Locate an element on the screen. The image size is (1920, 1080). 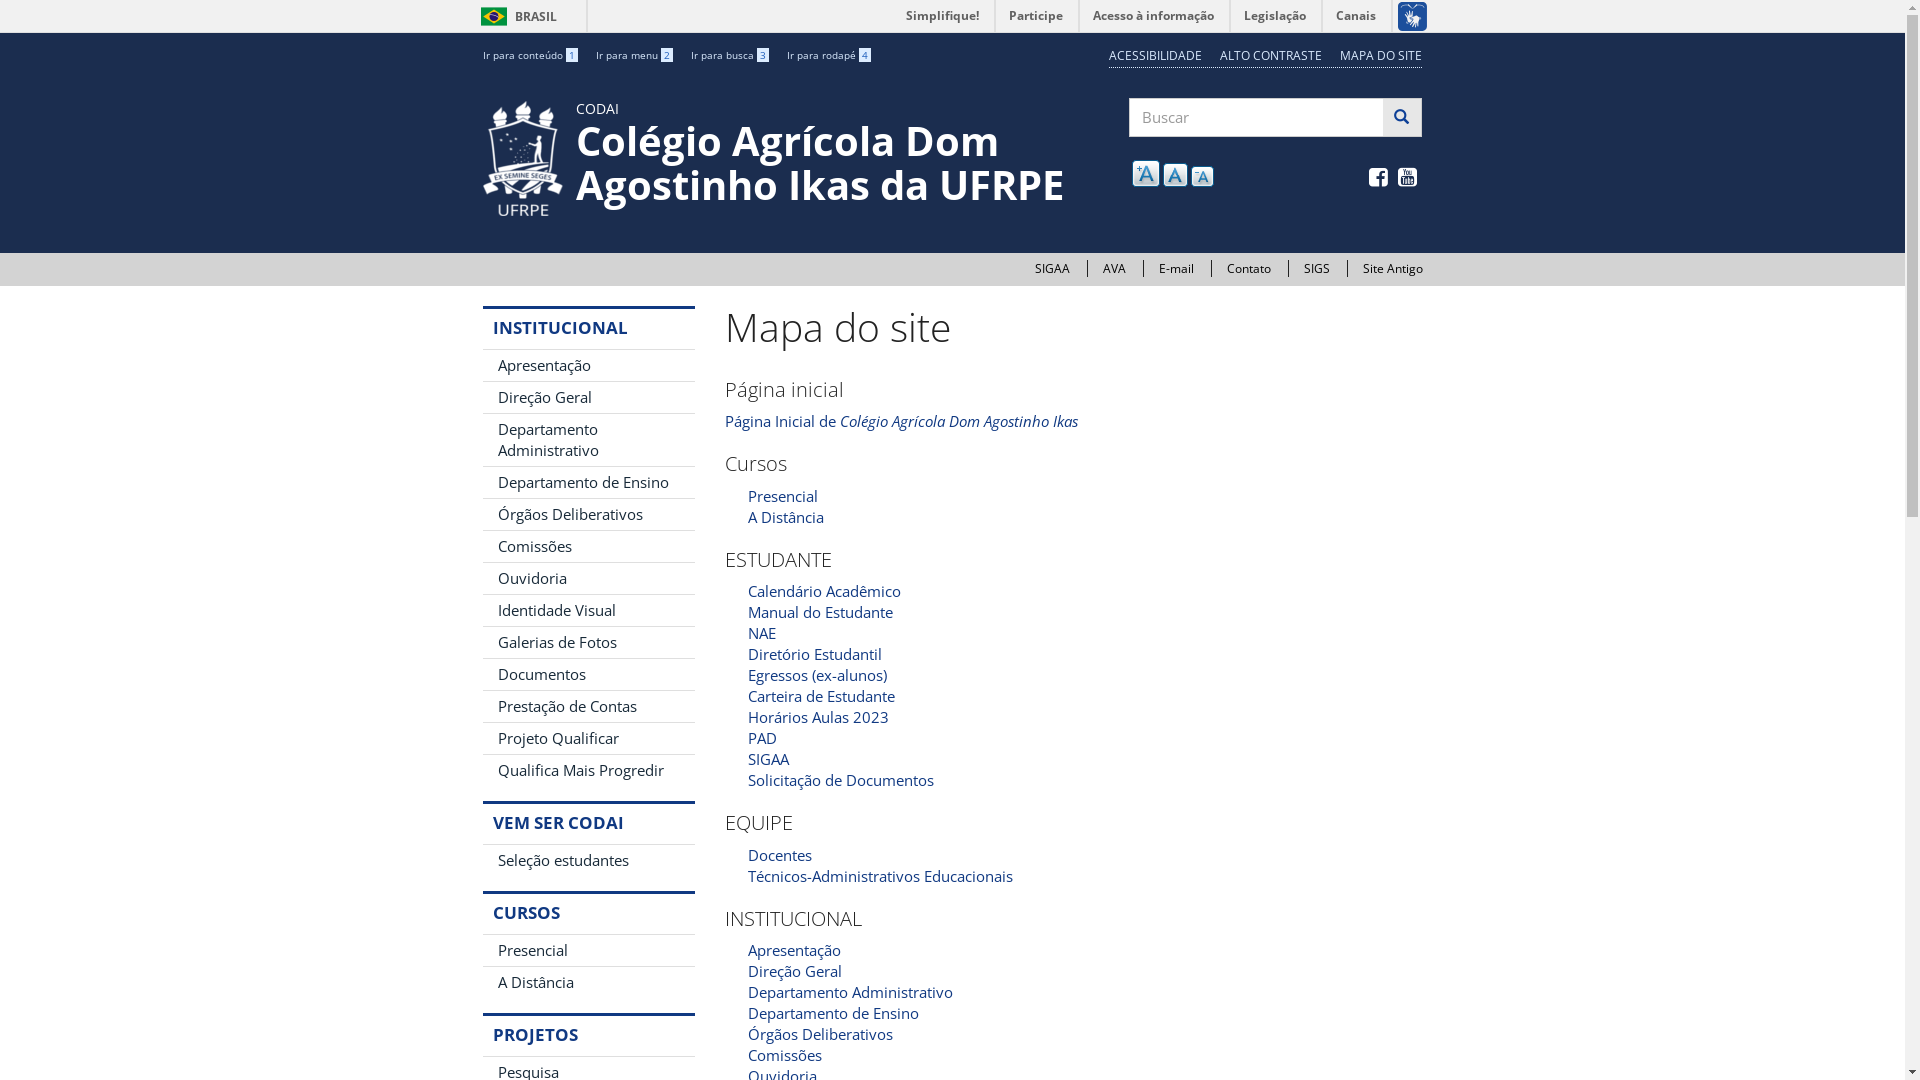
'Ir para busca 3' is located at coordinates (728, 53).